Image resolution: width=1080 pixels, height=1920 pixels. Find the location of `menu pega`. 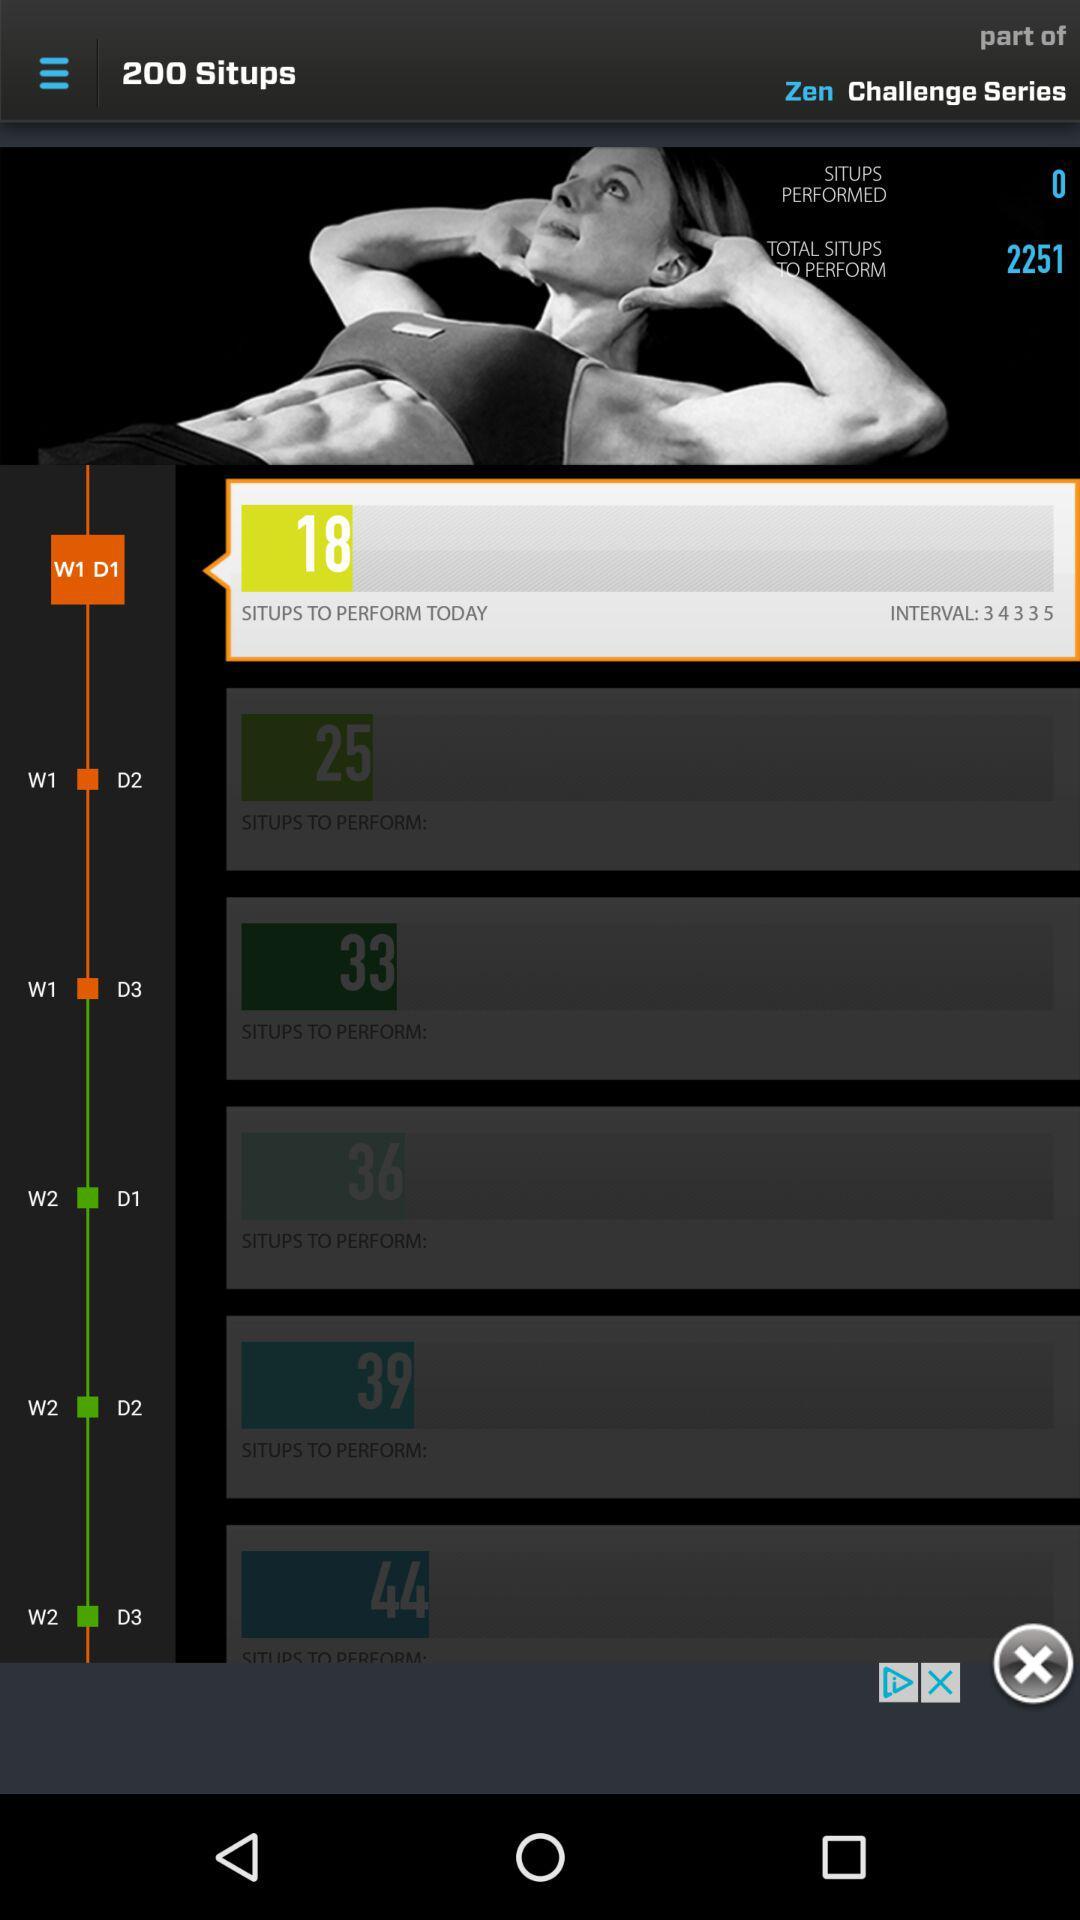

menu pega is located at coordinates (53, 73).